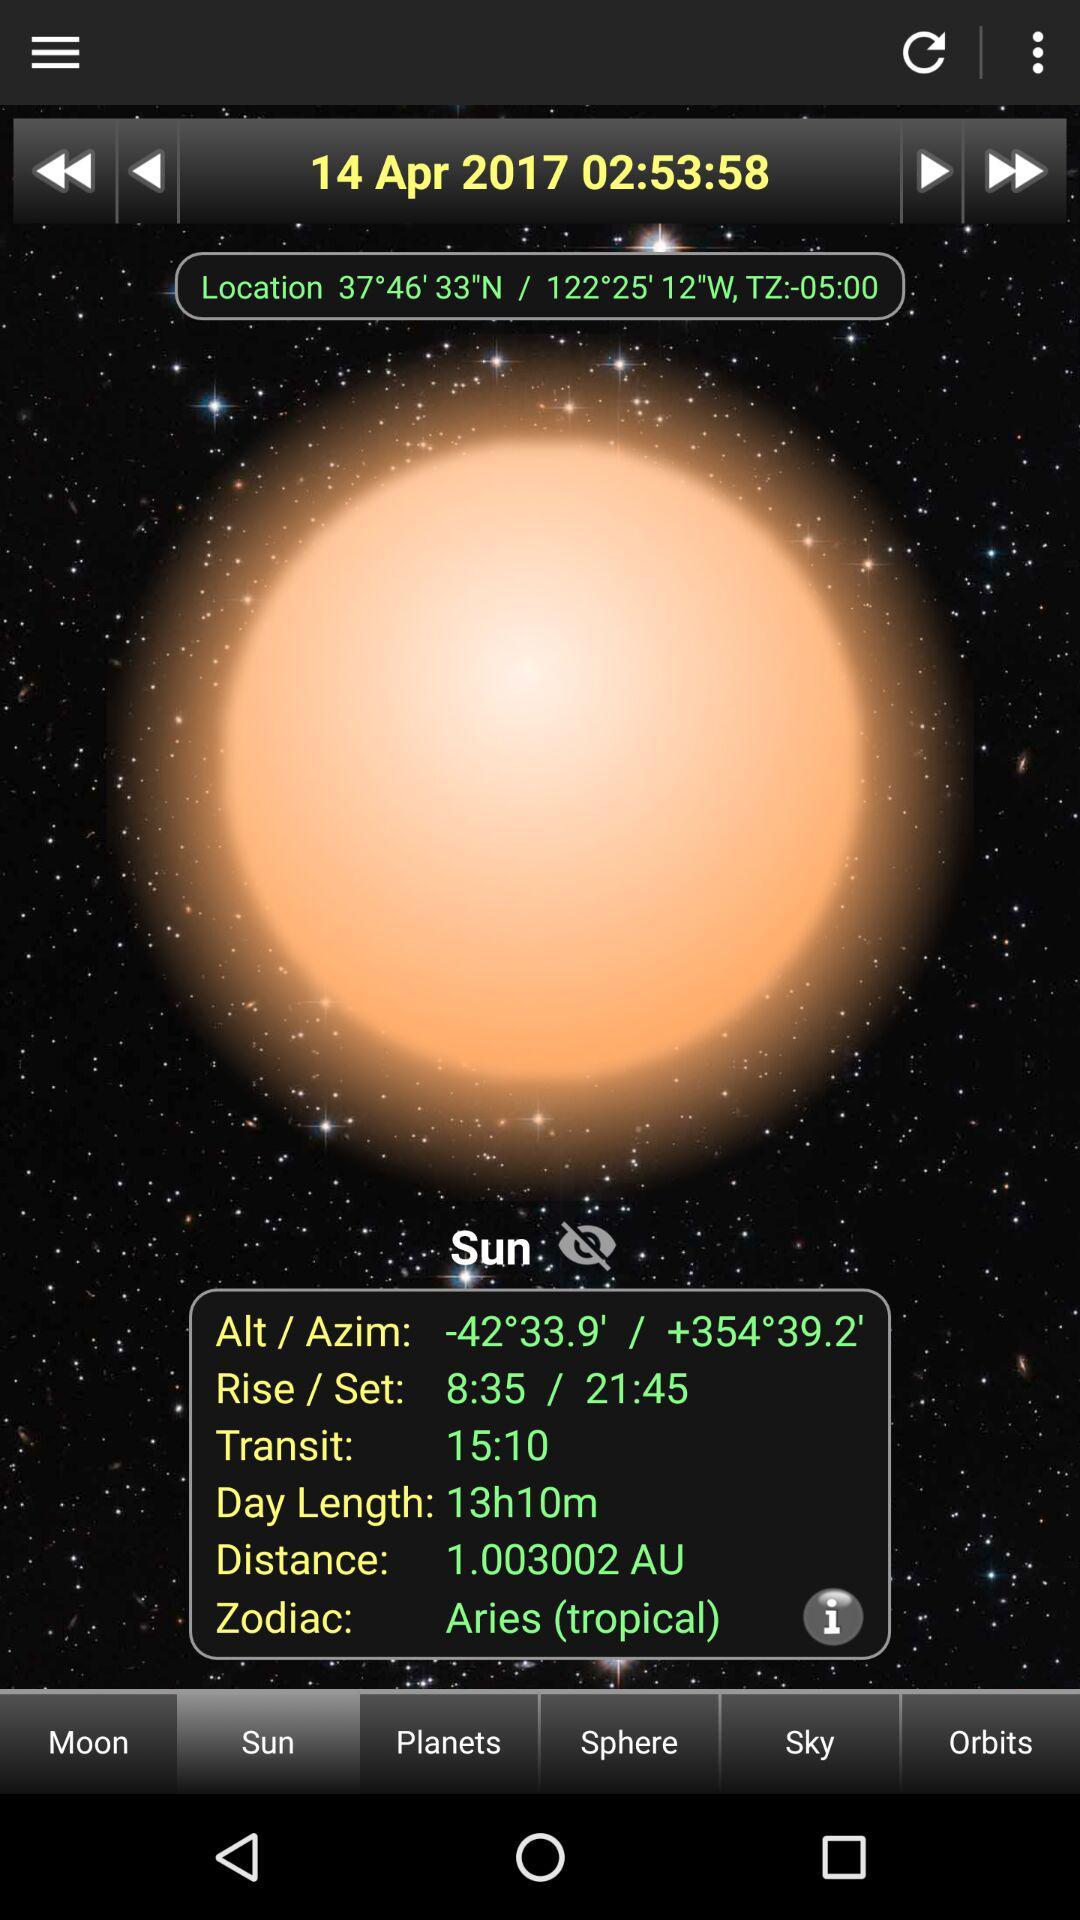 Image resolution: width=1080 pixels, height=1920 pixels. I want to click on open menu, so click(54, 52).